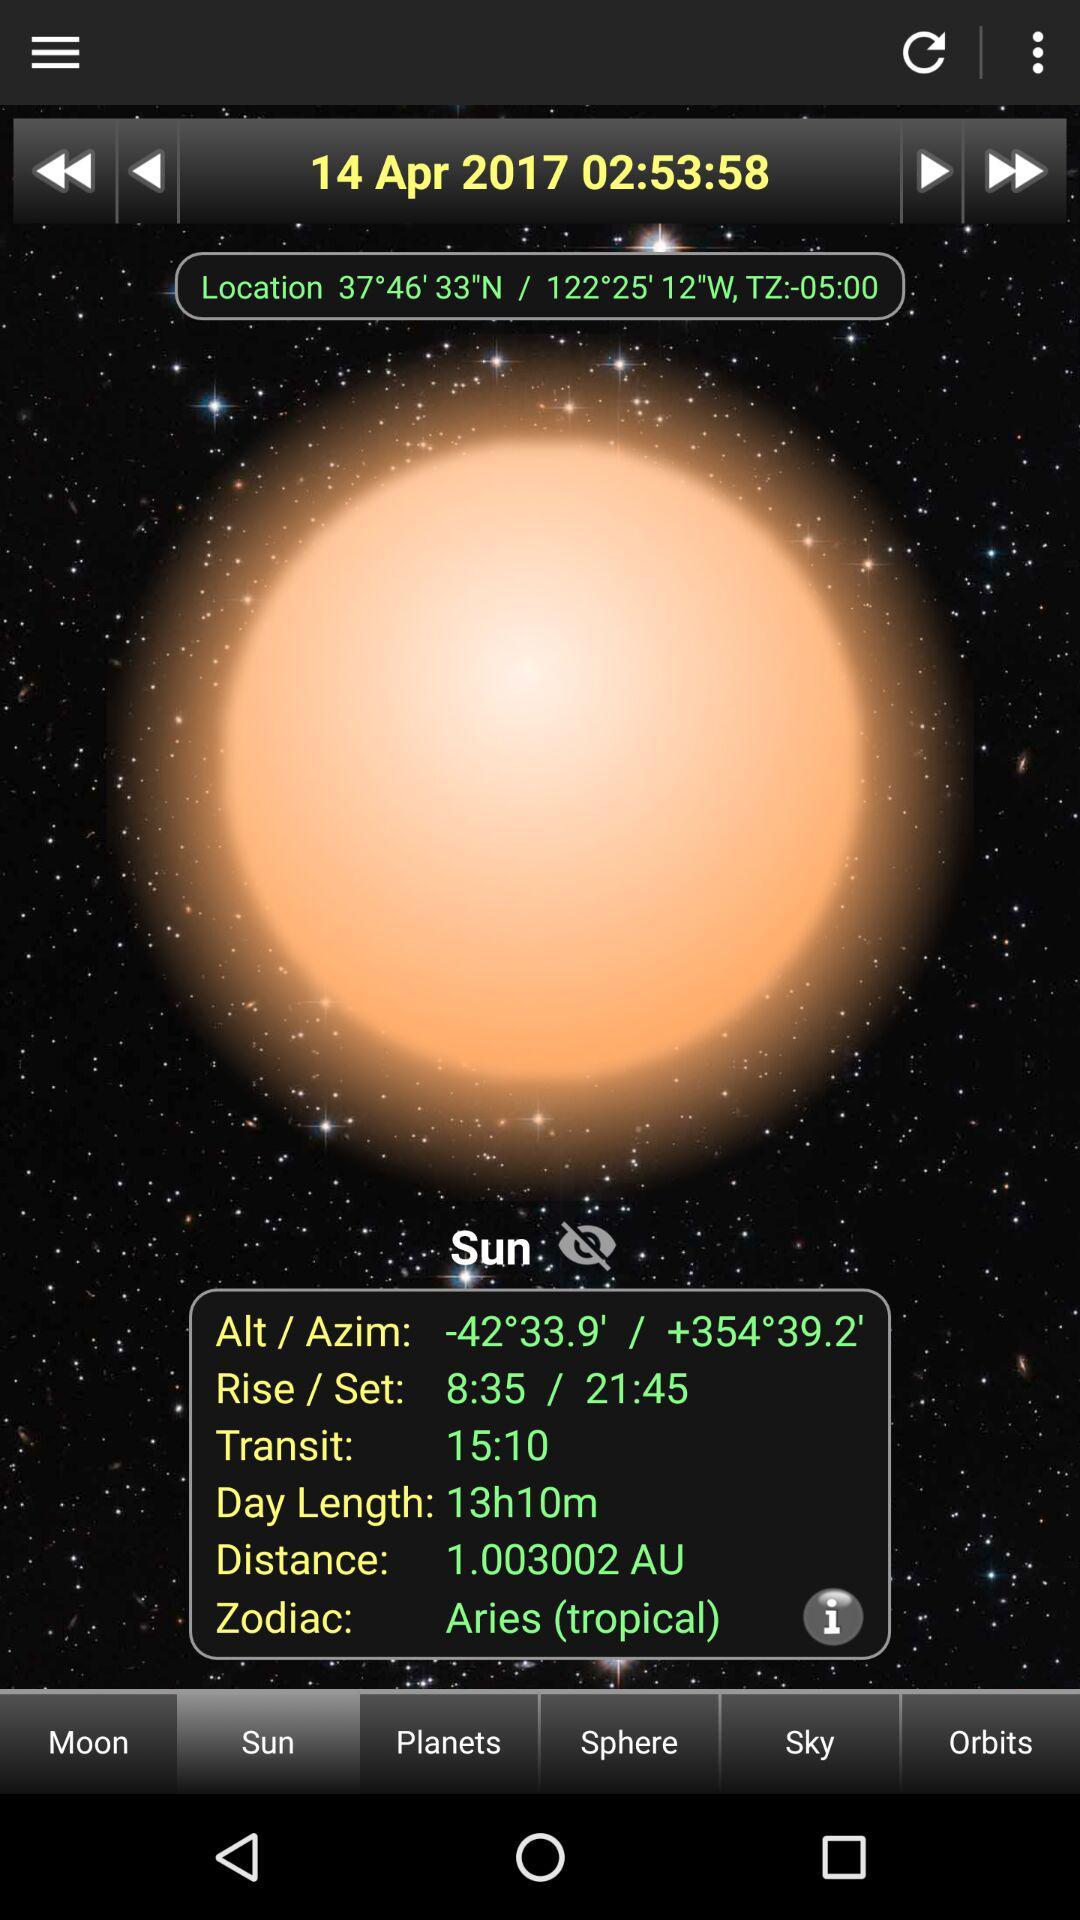 Image resolution: width=1080 pixels, height=1920 pixels. I want to click on open menu, so click(54, 52).